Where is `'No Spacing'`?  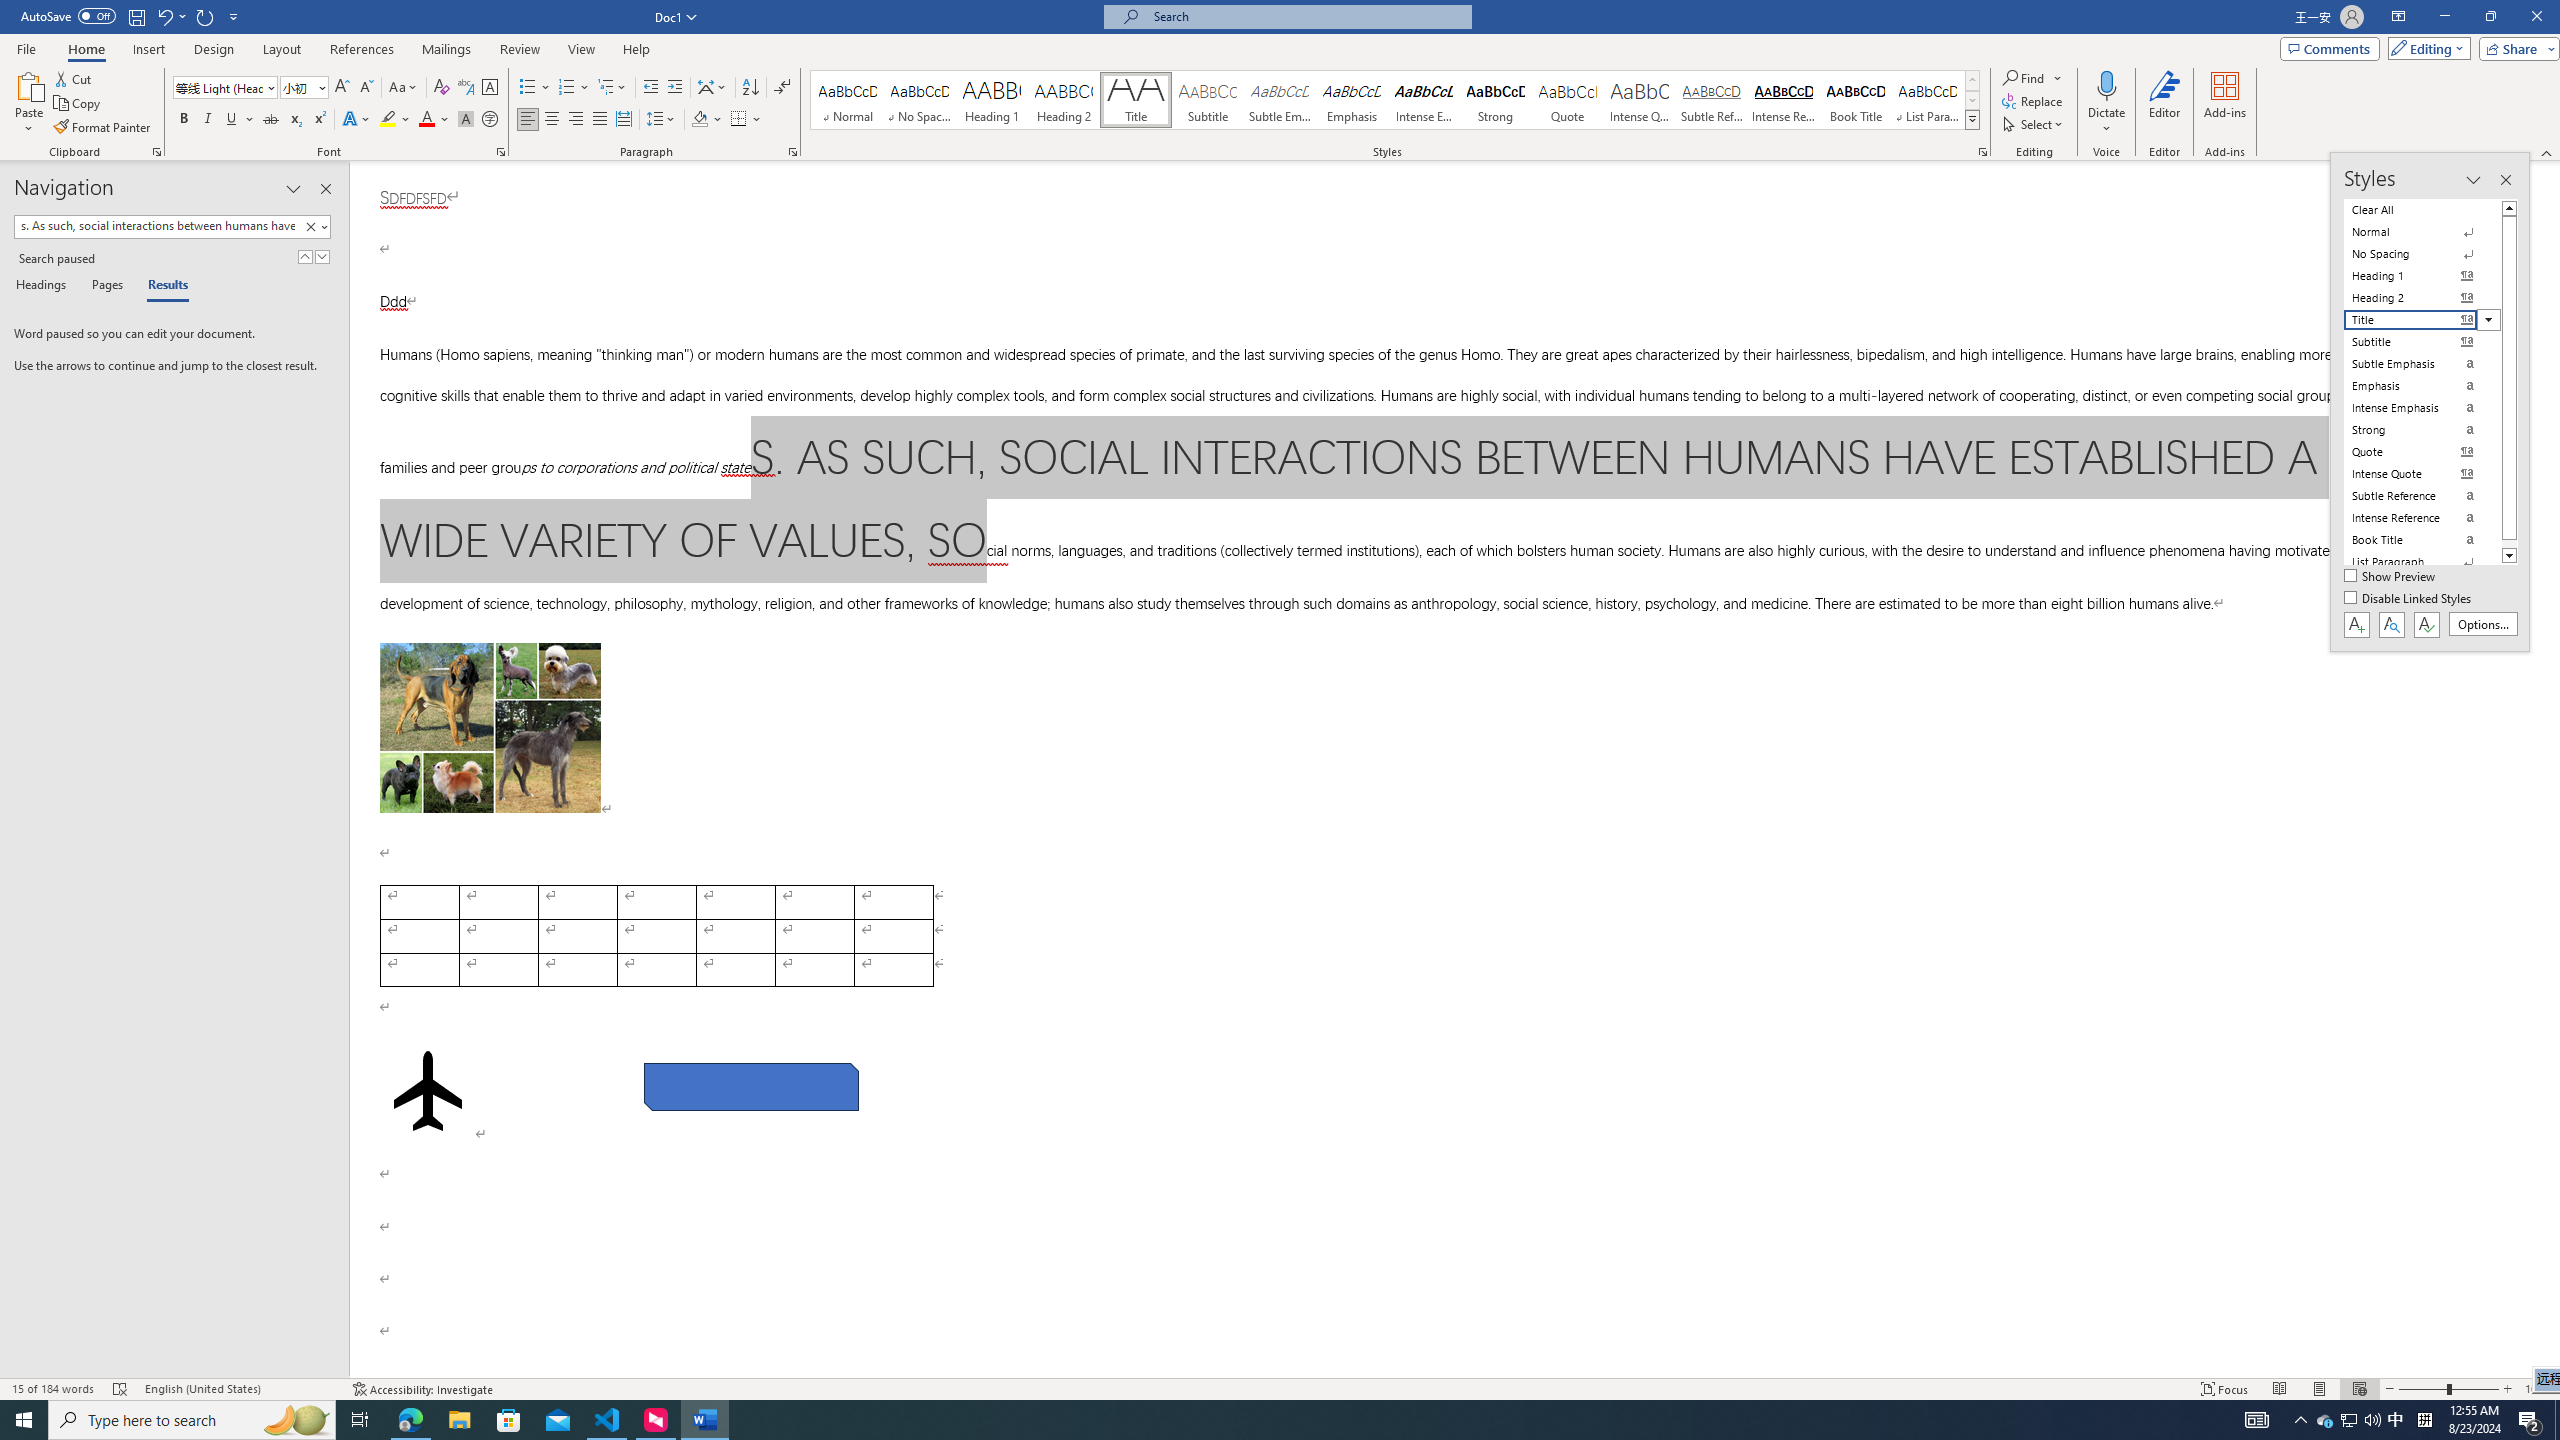
'No Spacing' is located at coordinates (2422, 253).